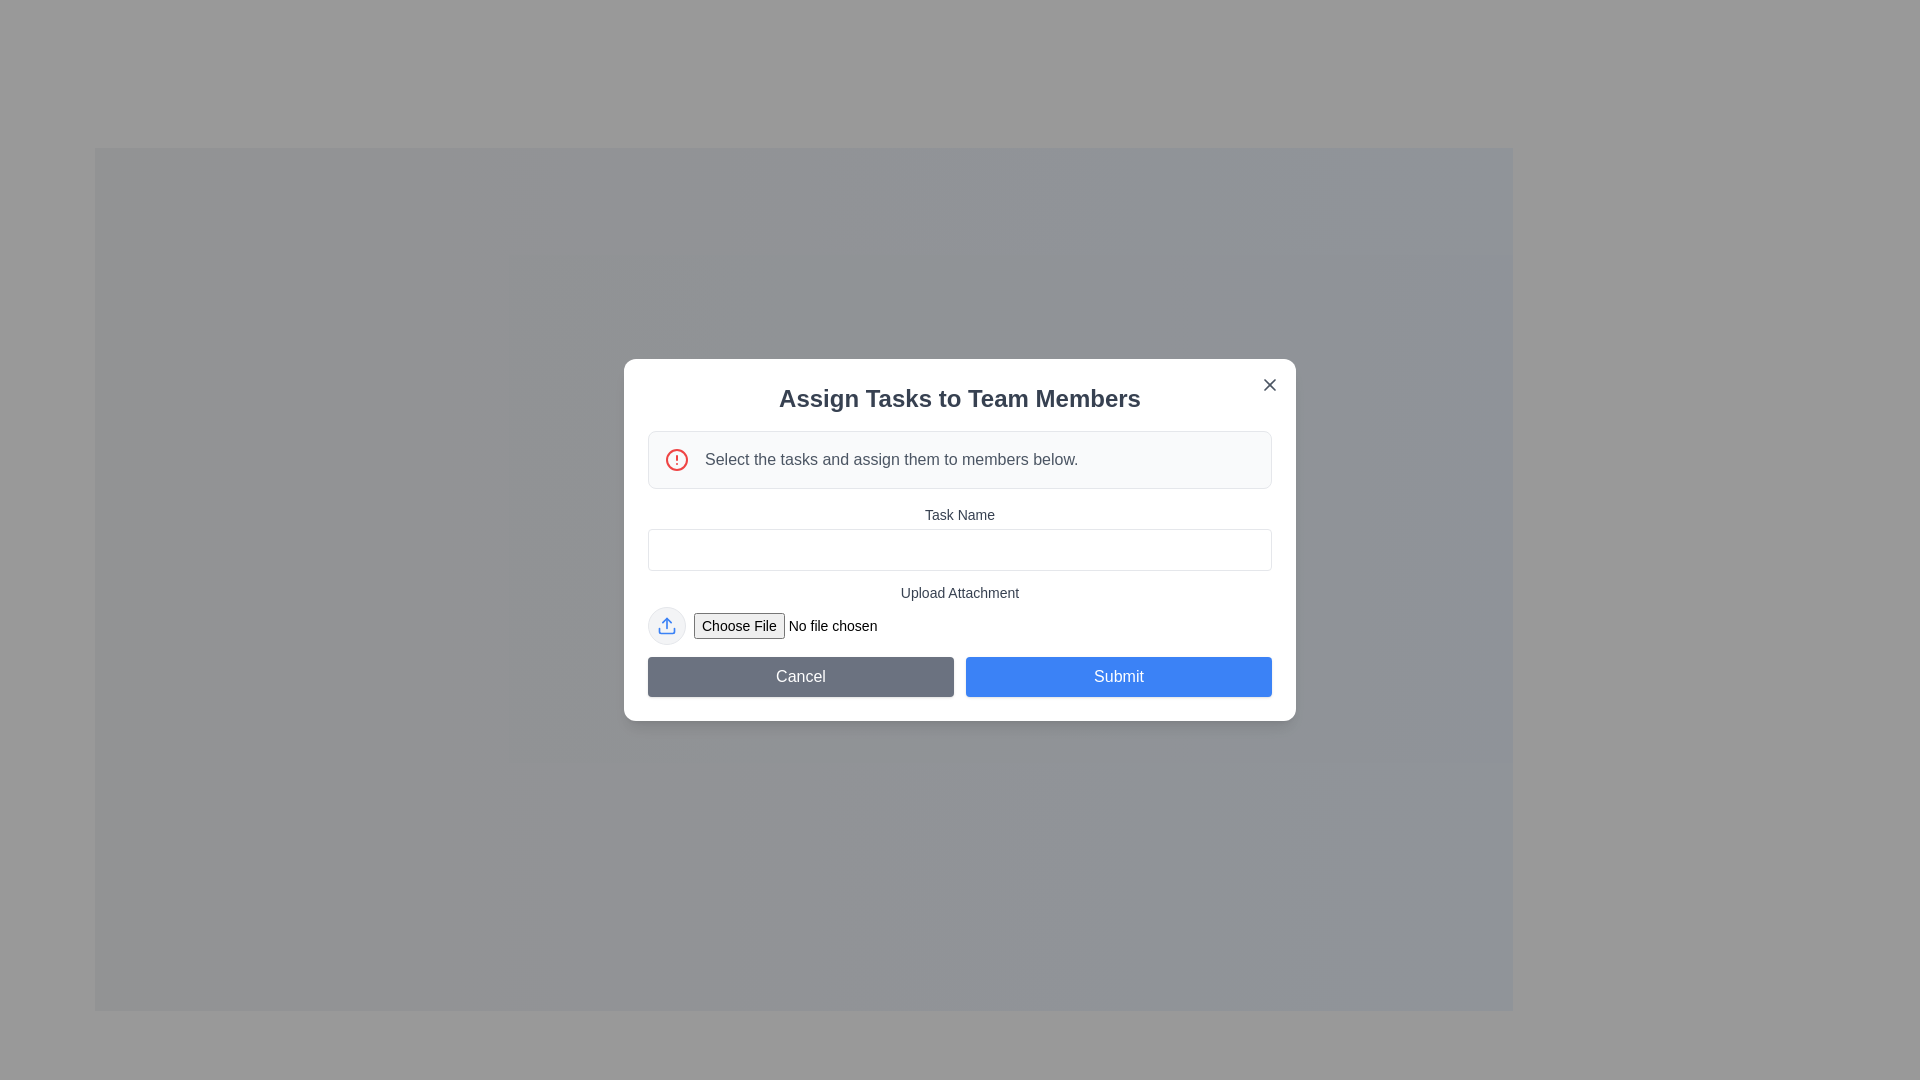  I want to click on the Text header of the modal that indicates its main functionality of assigning tasks to team members, positioned at the top just below the close button, so click(960, 398).